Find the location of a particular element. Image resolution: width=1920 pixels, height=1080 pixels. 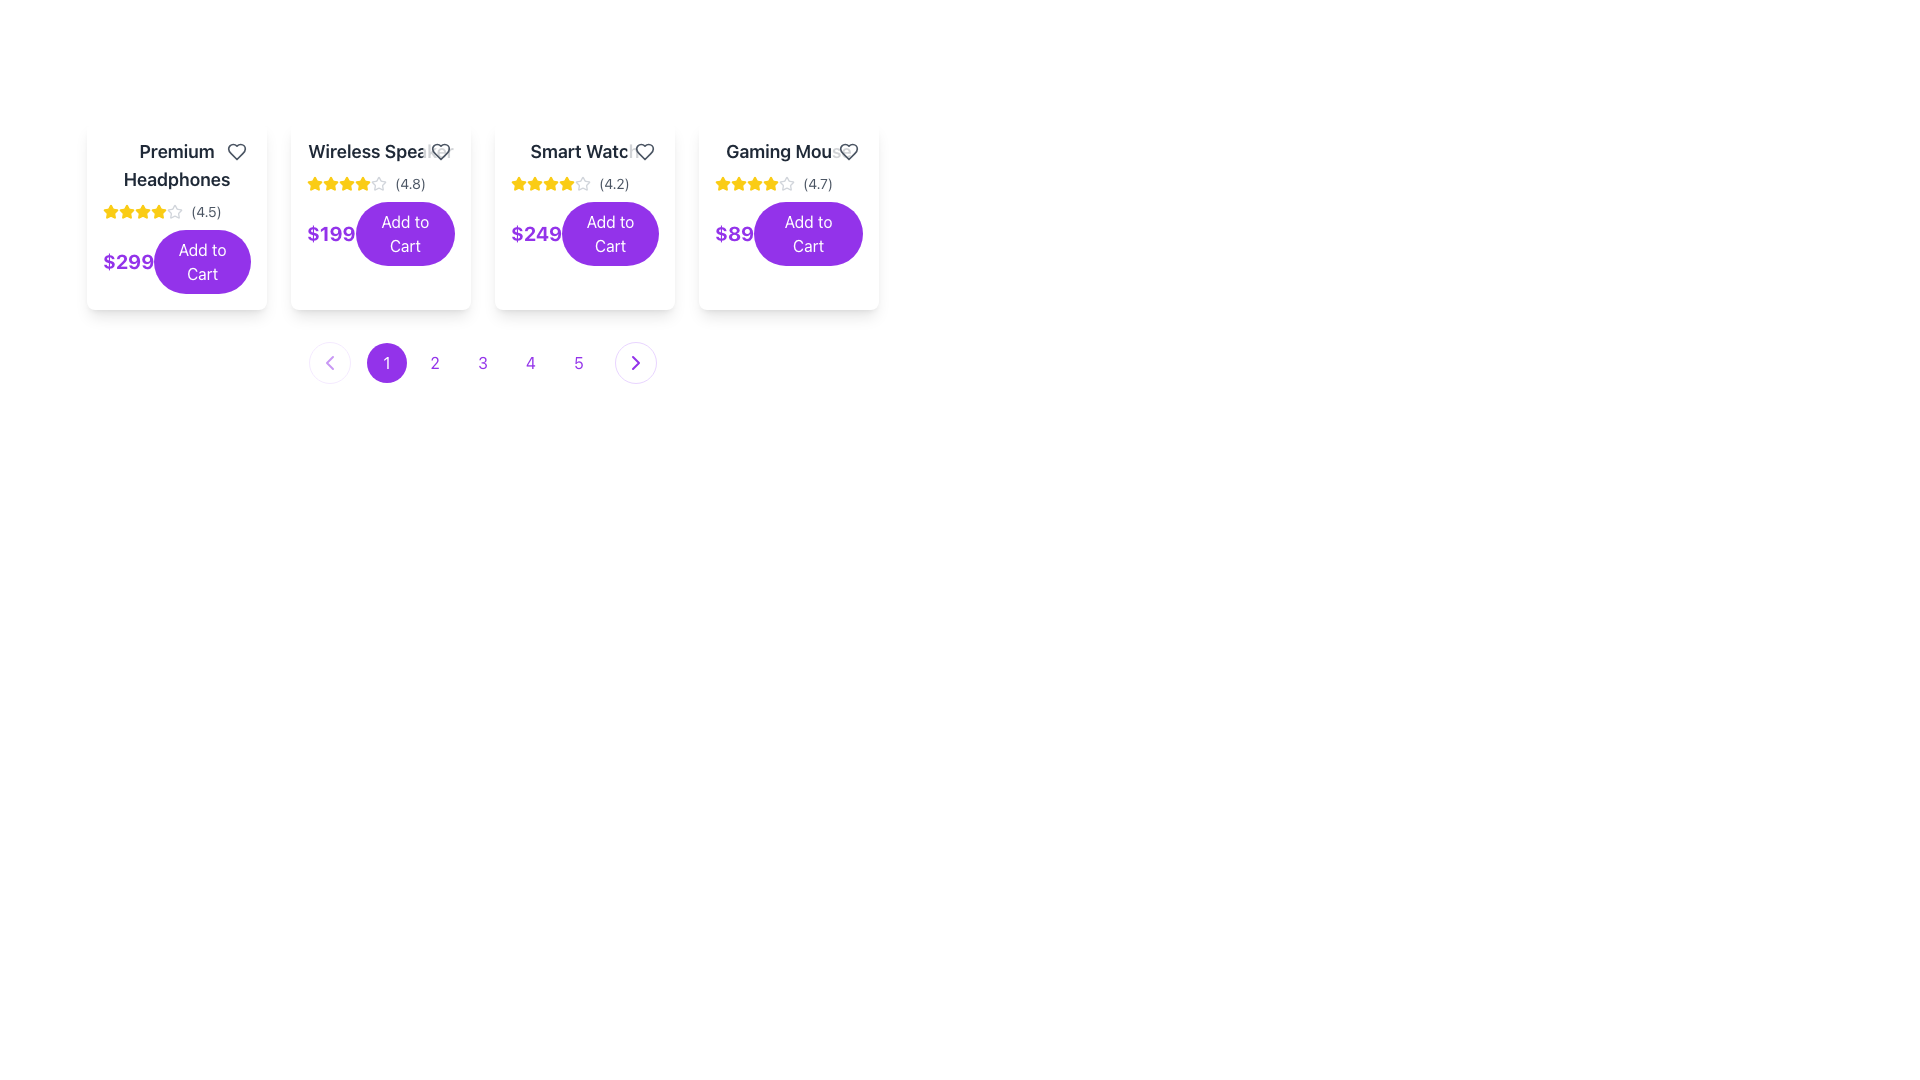

the third star-shaped icon in the rating display for the product 'Premium Headphones', which is filled and golden yellow in color is located at coordinates (125, 212).